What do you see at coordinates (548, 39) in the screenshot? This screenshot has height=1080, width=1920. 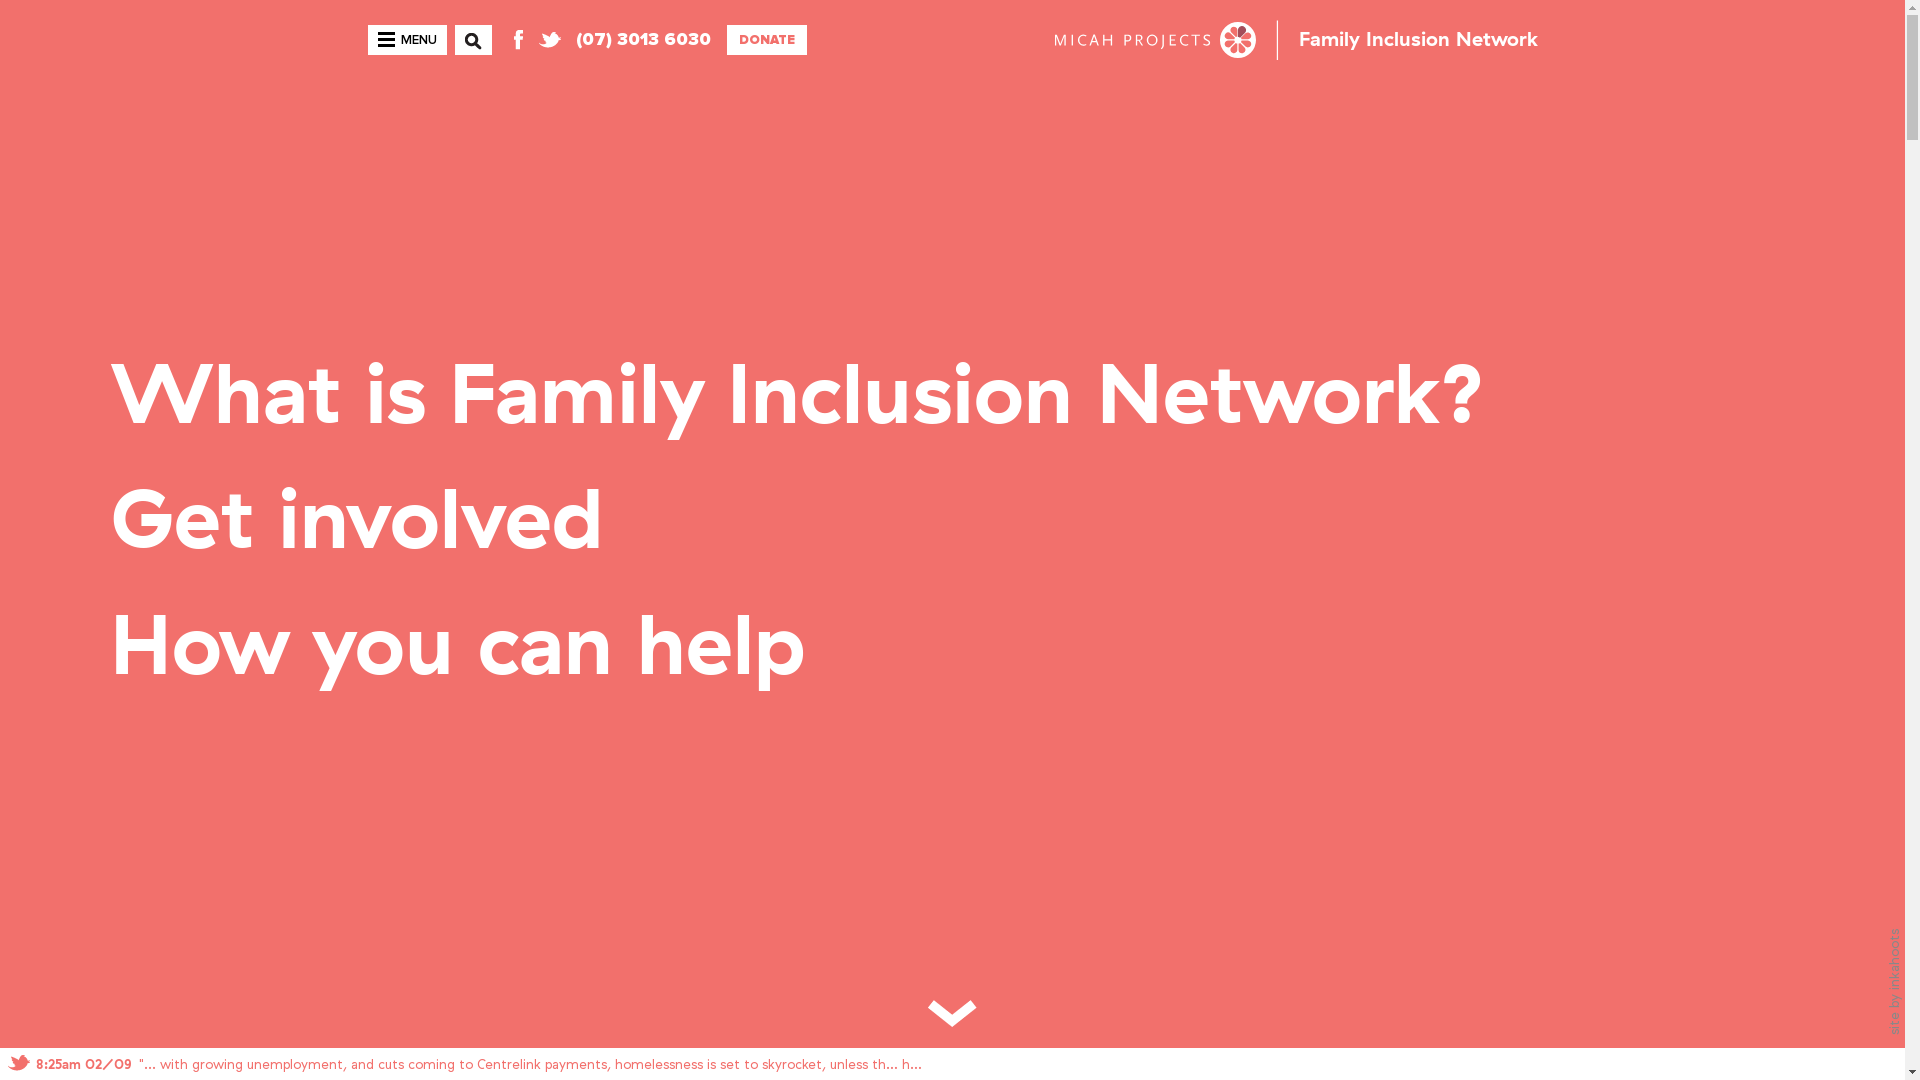 I see `'Twitter'` at bounding box center [548, 39].